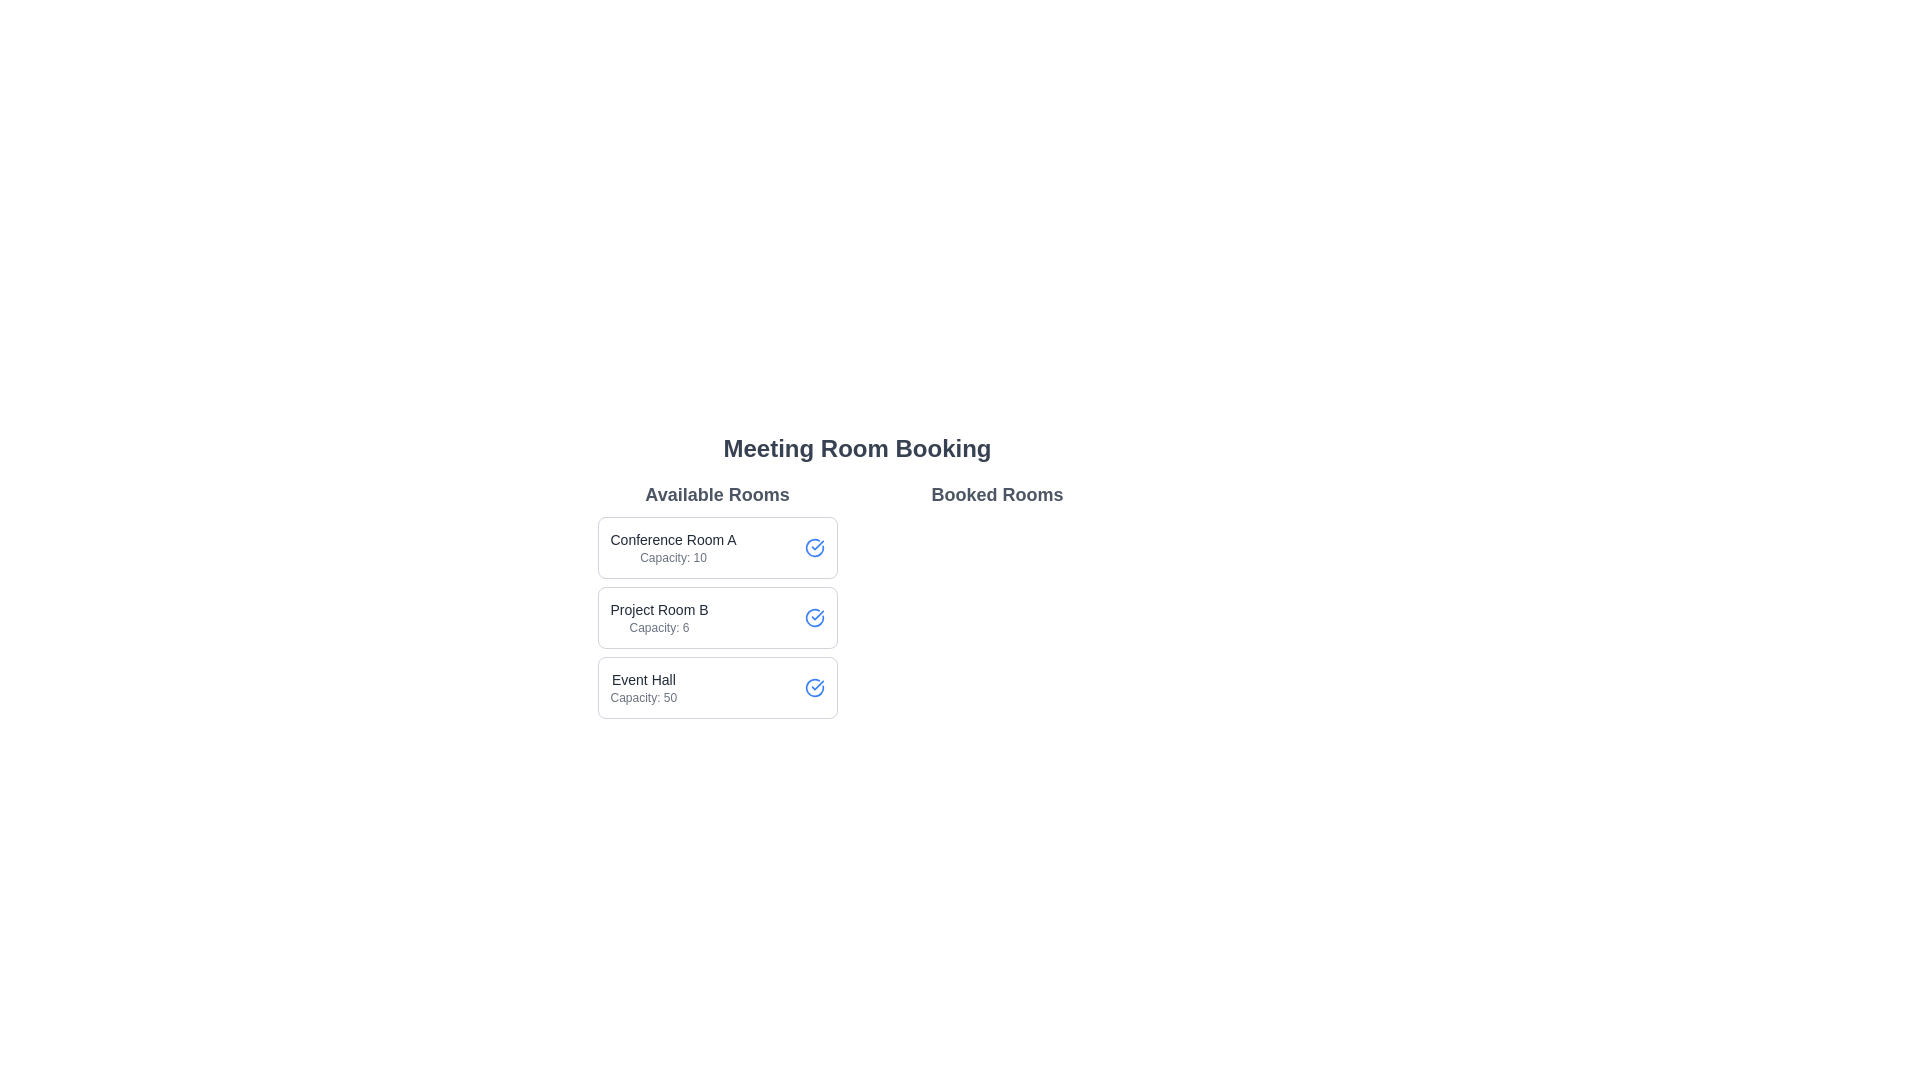  I want to click on the text label 'Capacity: 10' located under 'Conference Room A' in the first card of available rooms, so click(673, 558).